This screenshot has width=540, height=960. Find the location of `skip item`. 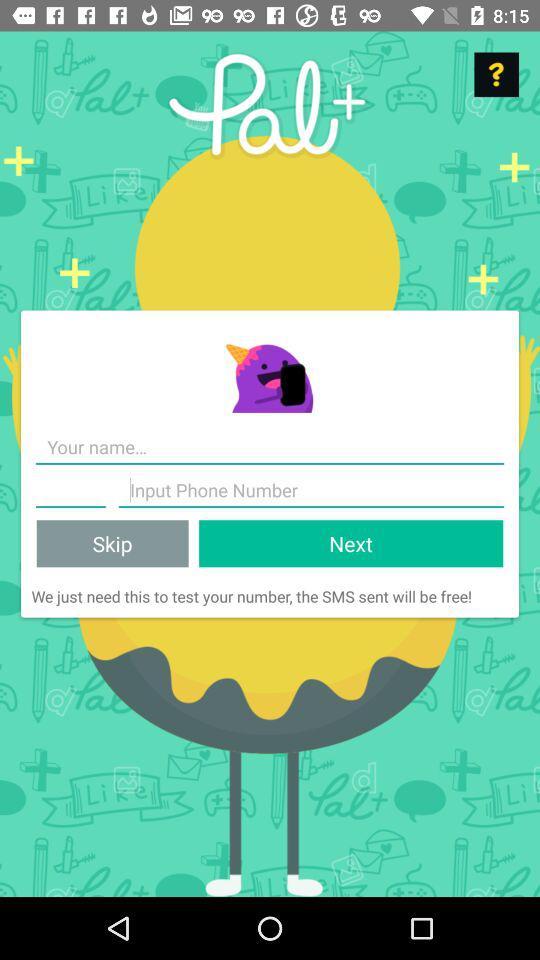

skip item is located at coordinates (112, 543).